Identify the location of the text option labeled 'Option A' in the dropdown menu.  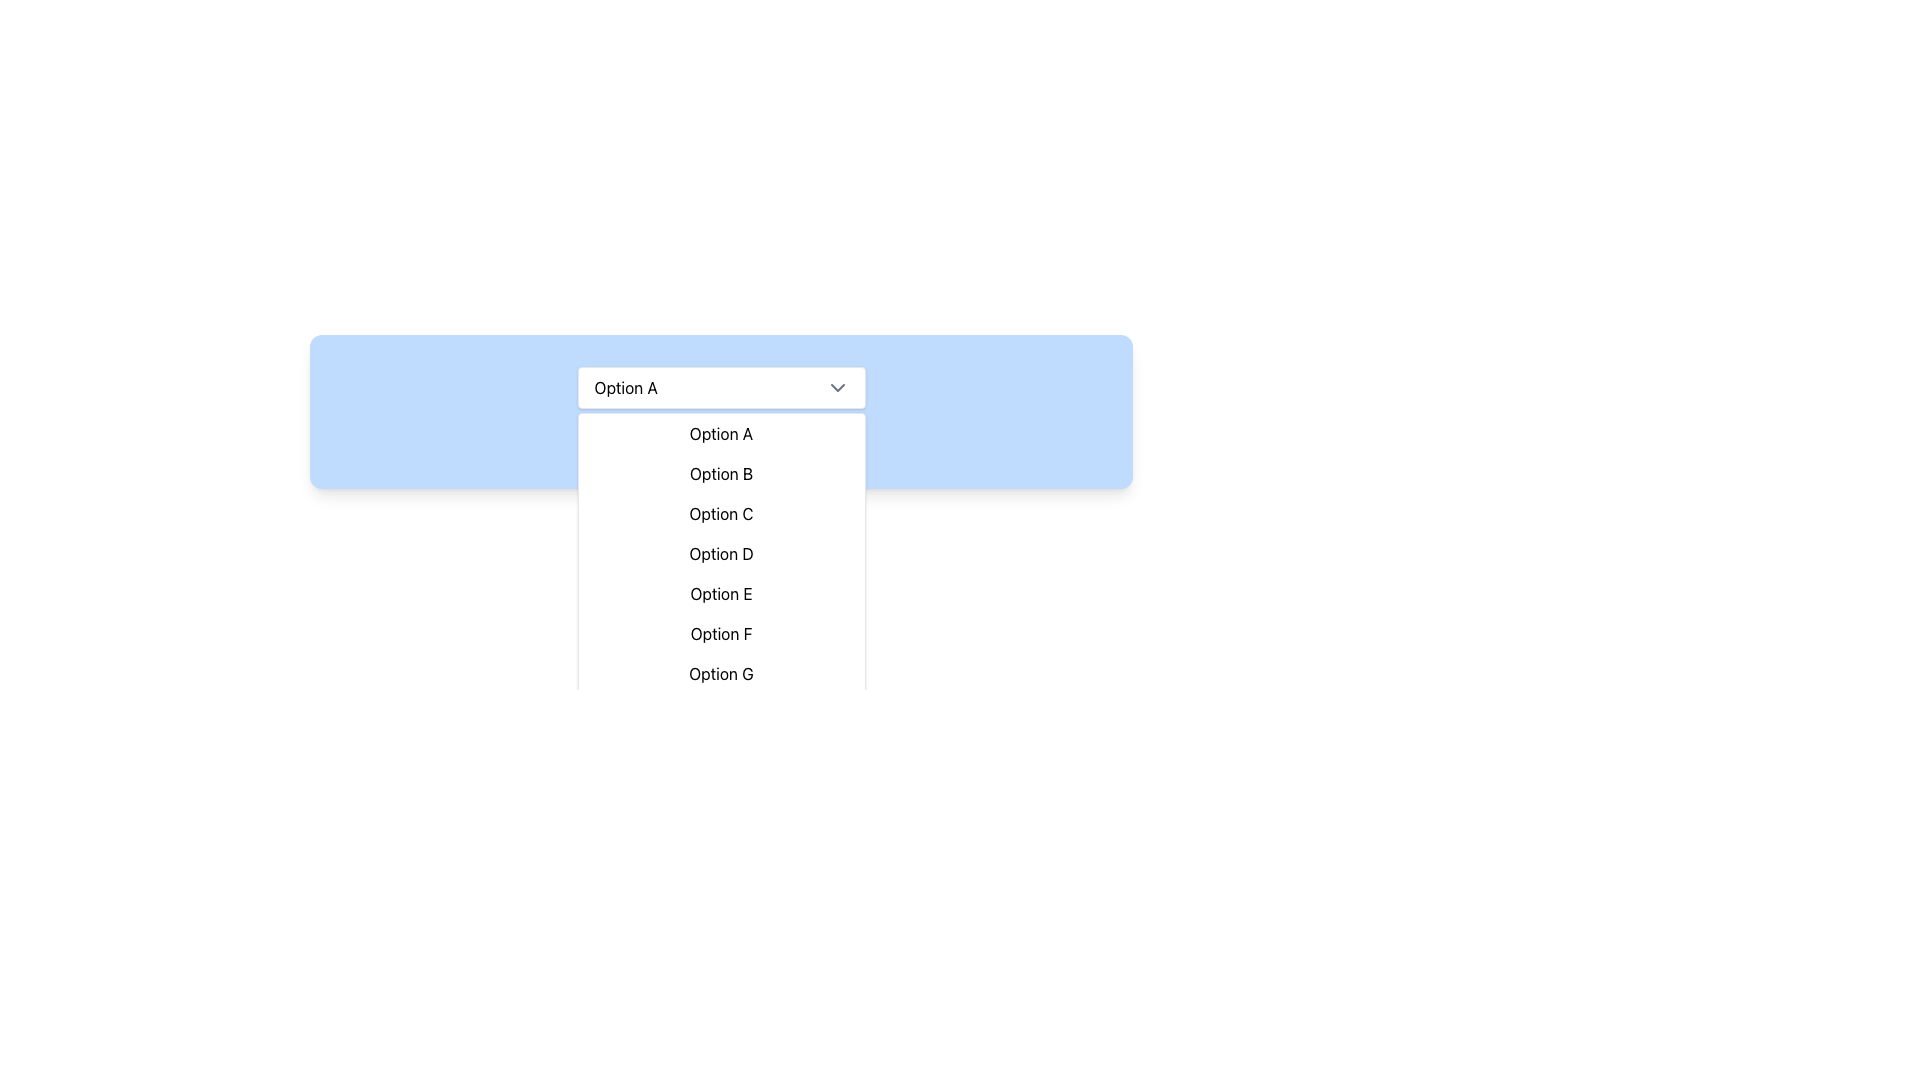
(720, 433).